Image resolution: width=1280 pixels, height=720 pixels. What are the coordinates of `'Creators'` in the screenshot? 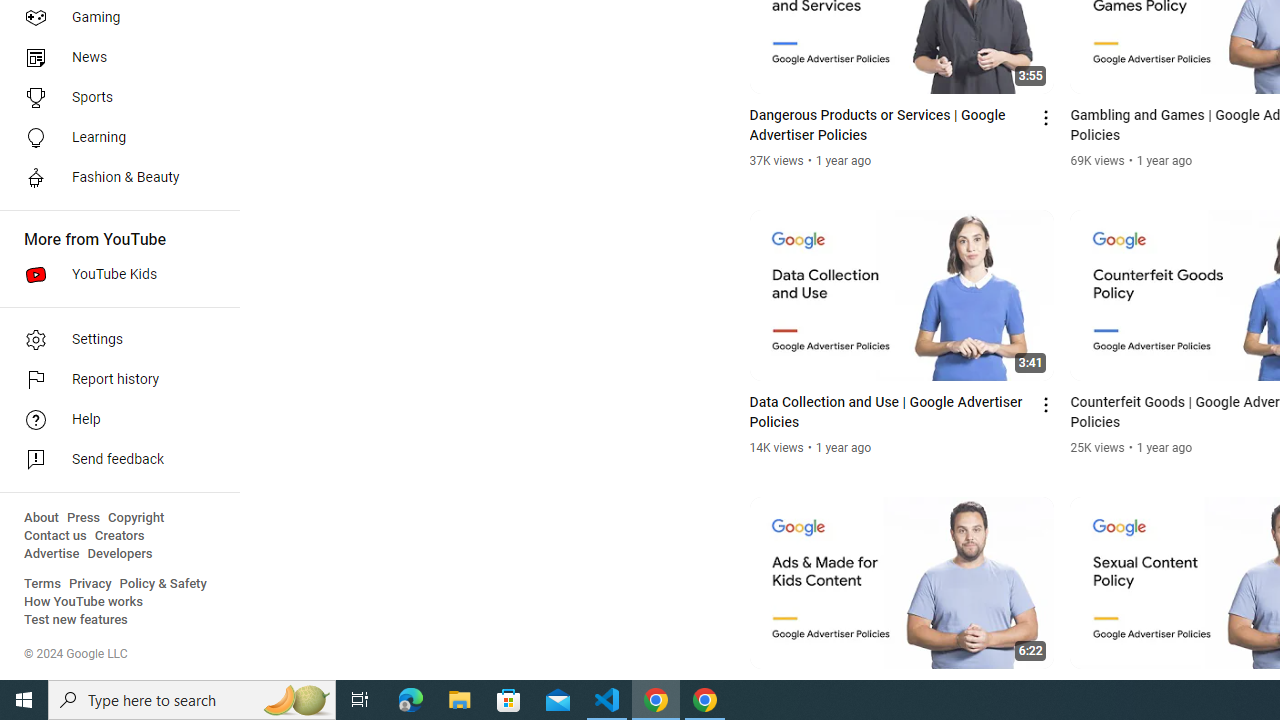 It's located at (118, 535).